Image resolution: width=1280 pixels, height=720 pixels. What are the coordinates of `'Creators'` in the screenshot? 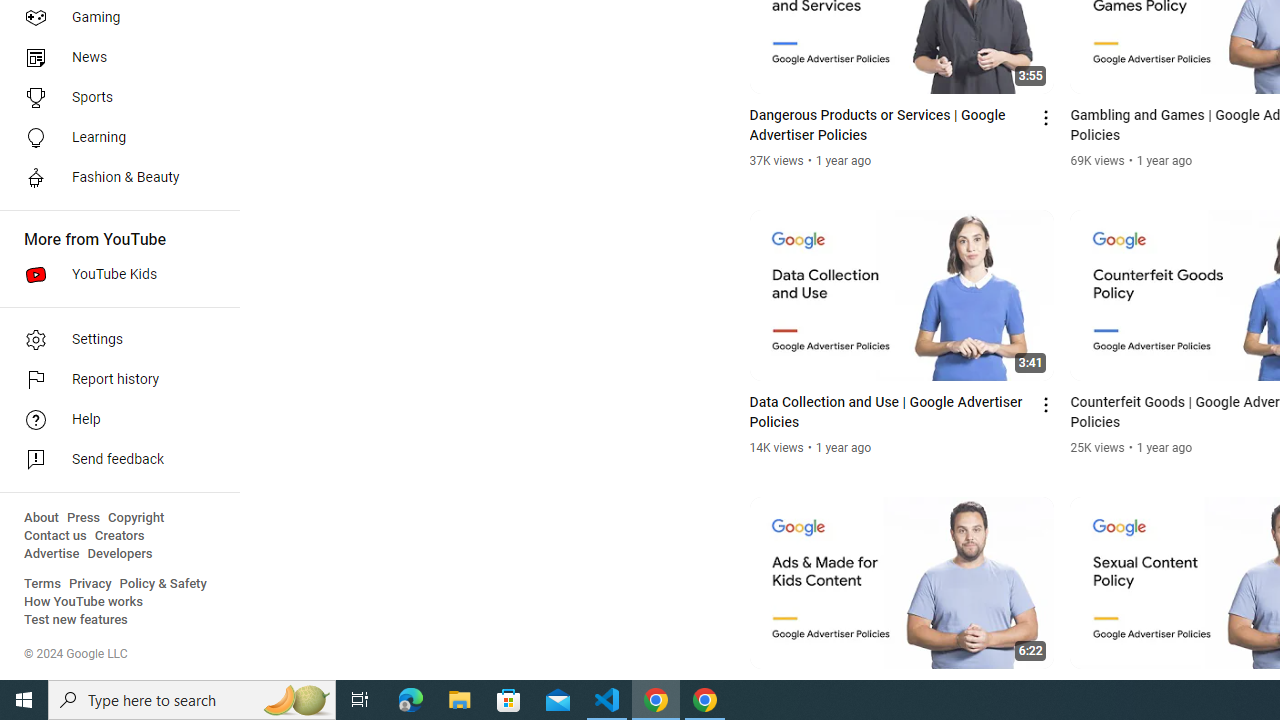 It's located at (118, 535).